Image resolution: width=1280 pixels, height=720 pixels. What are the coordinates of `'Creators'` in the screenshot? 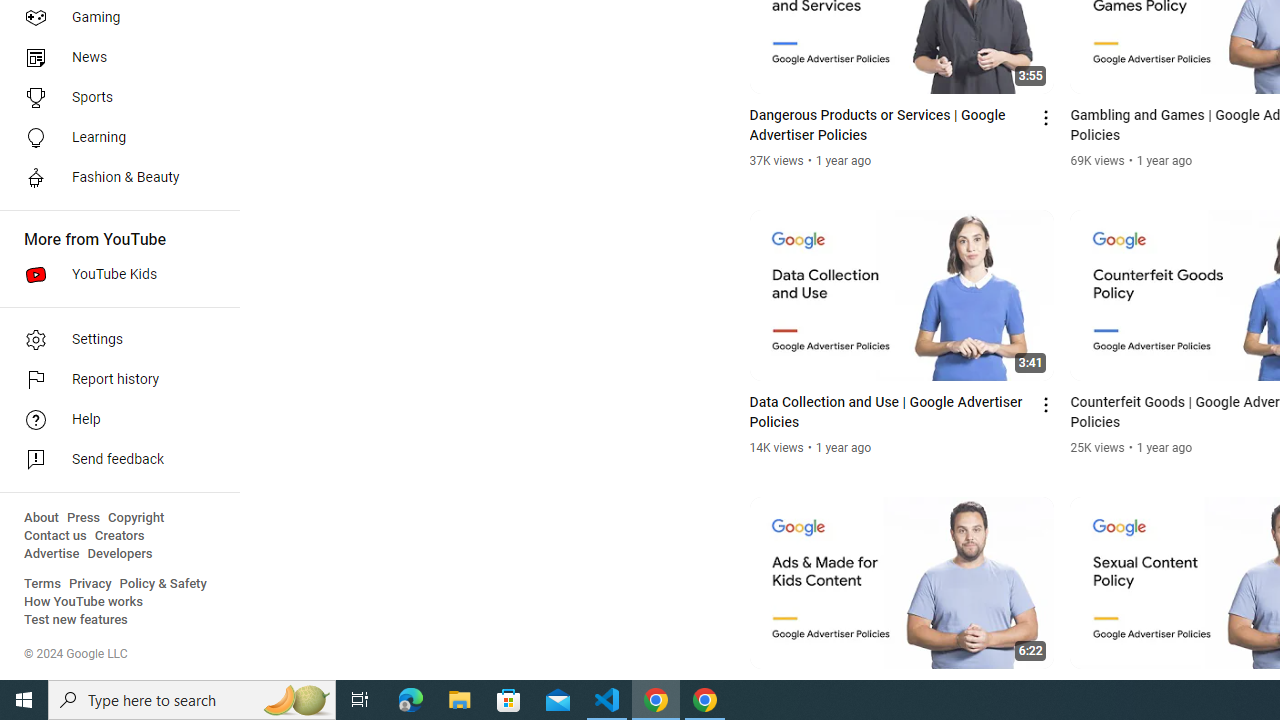 It's located at (118, 535).